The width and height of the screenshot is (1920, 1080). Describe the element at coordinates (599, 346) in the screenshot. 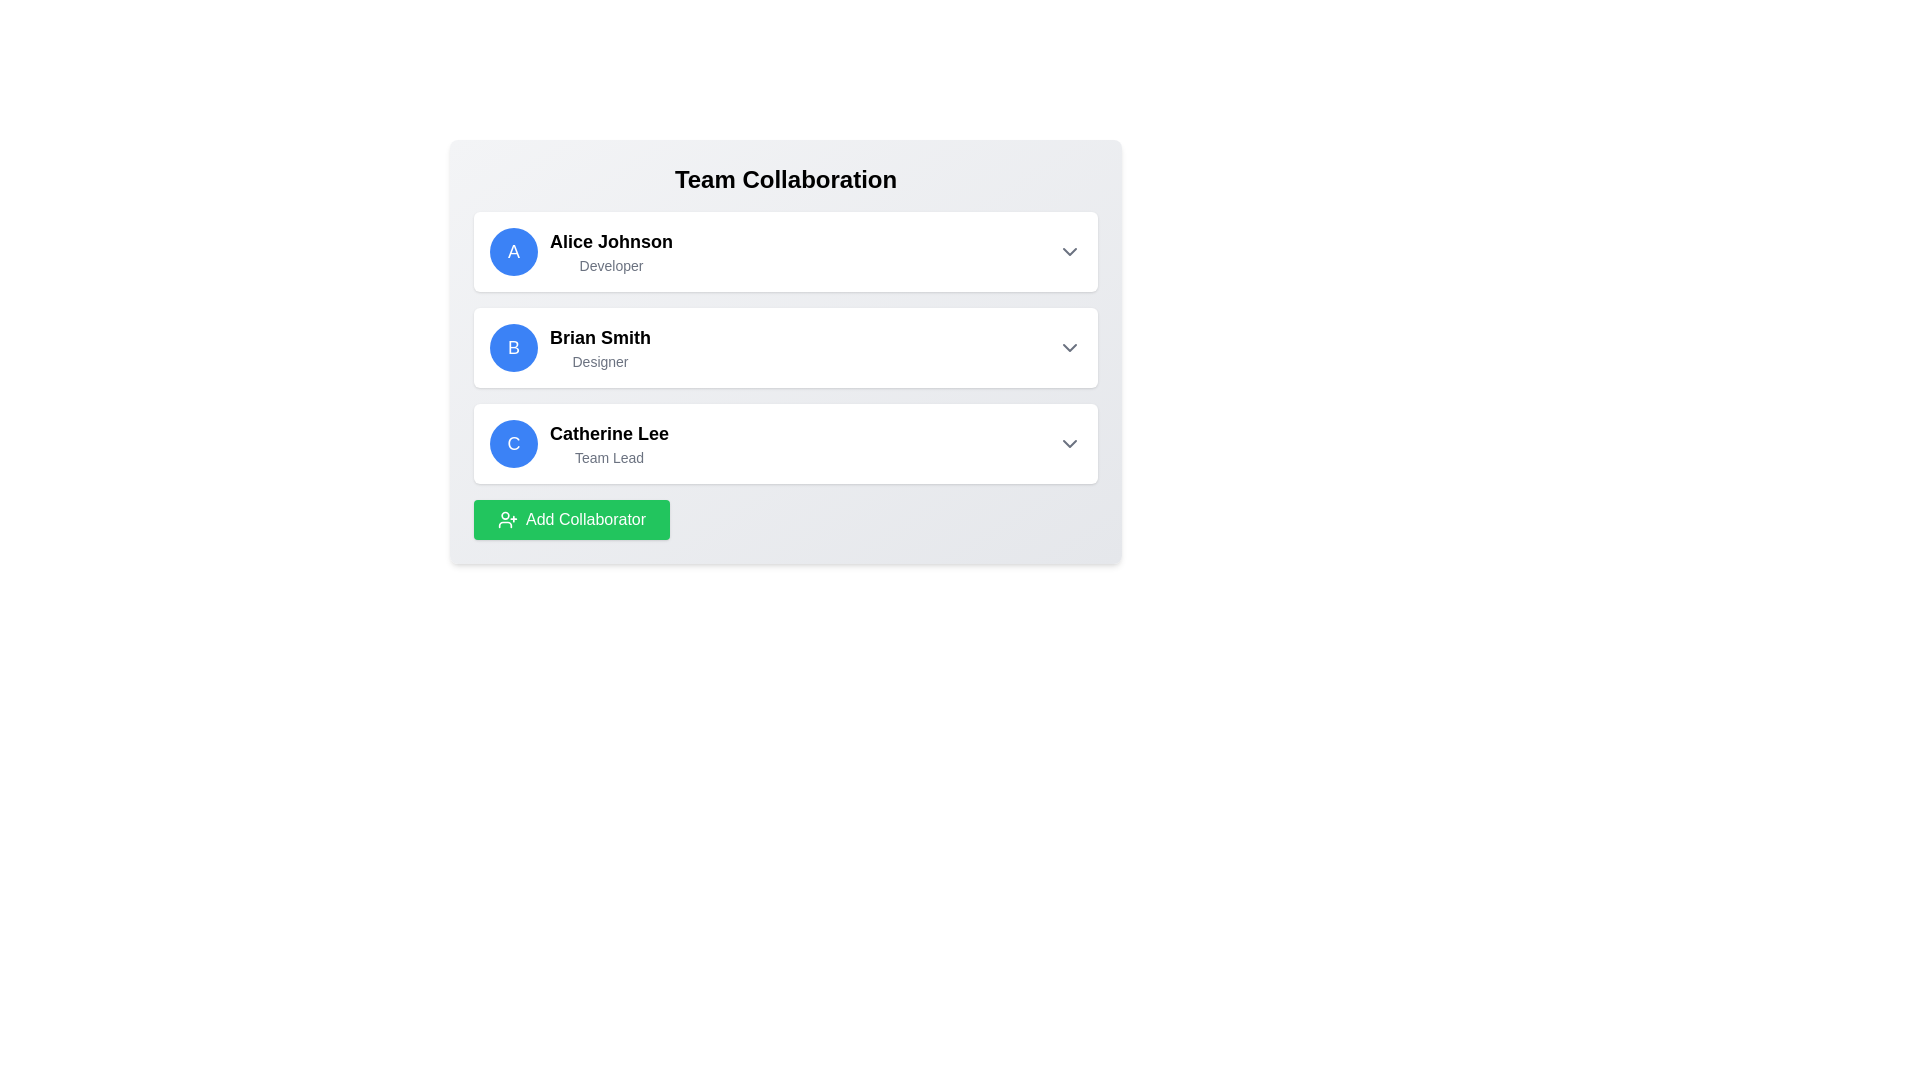

I see `the text block containing 'Brian Smith' in bold and 'Designer' in smaller font, located within the 'Team Collaboration' card, which is the second in a vertical sequence` at that location.